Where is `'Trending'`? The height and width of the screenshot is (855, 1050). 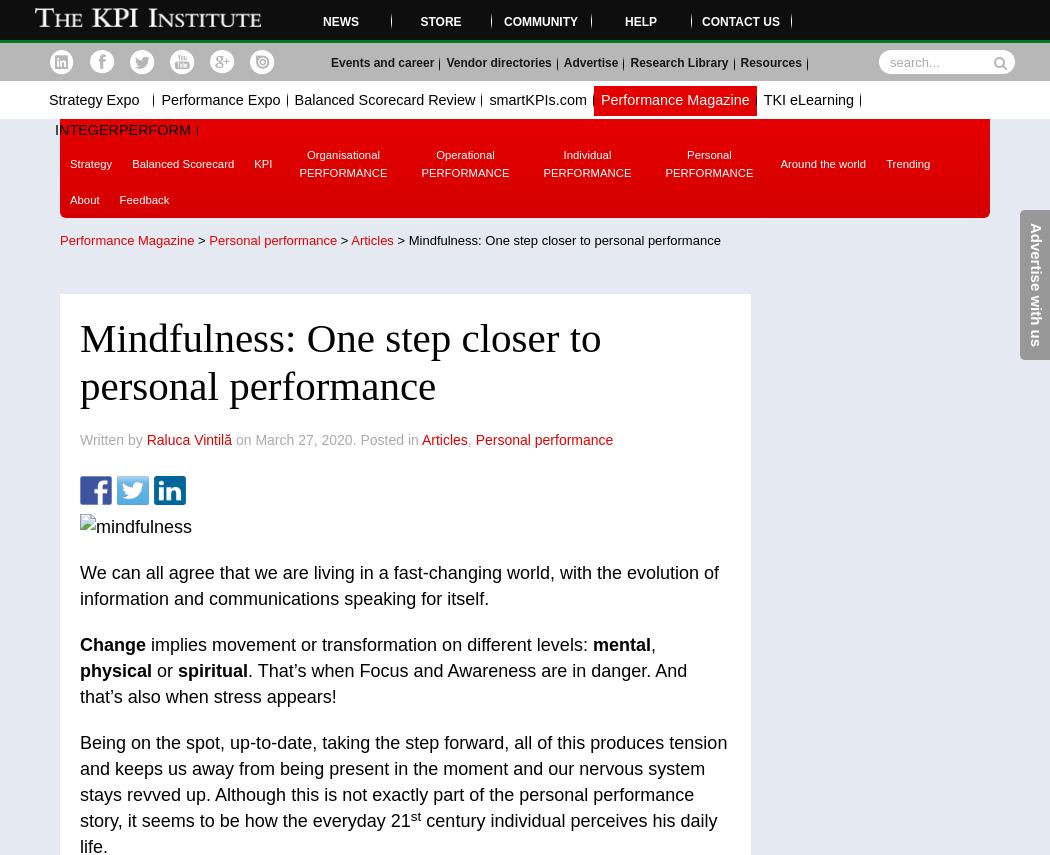 'Trending' is located at coordinates (908, 163).